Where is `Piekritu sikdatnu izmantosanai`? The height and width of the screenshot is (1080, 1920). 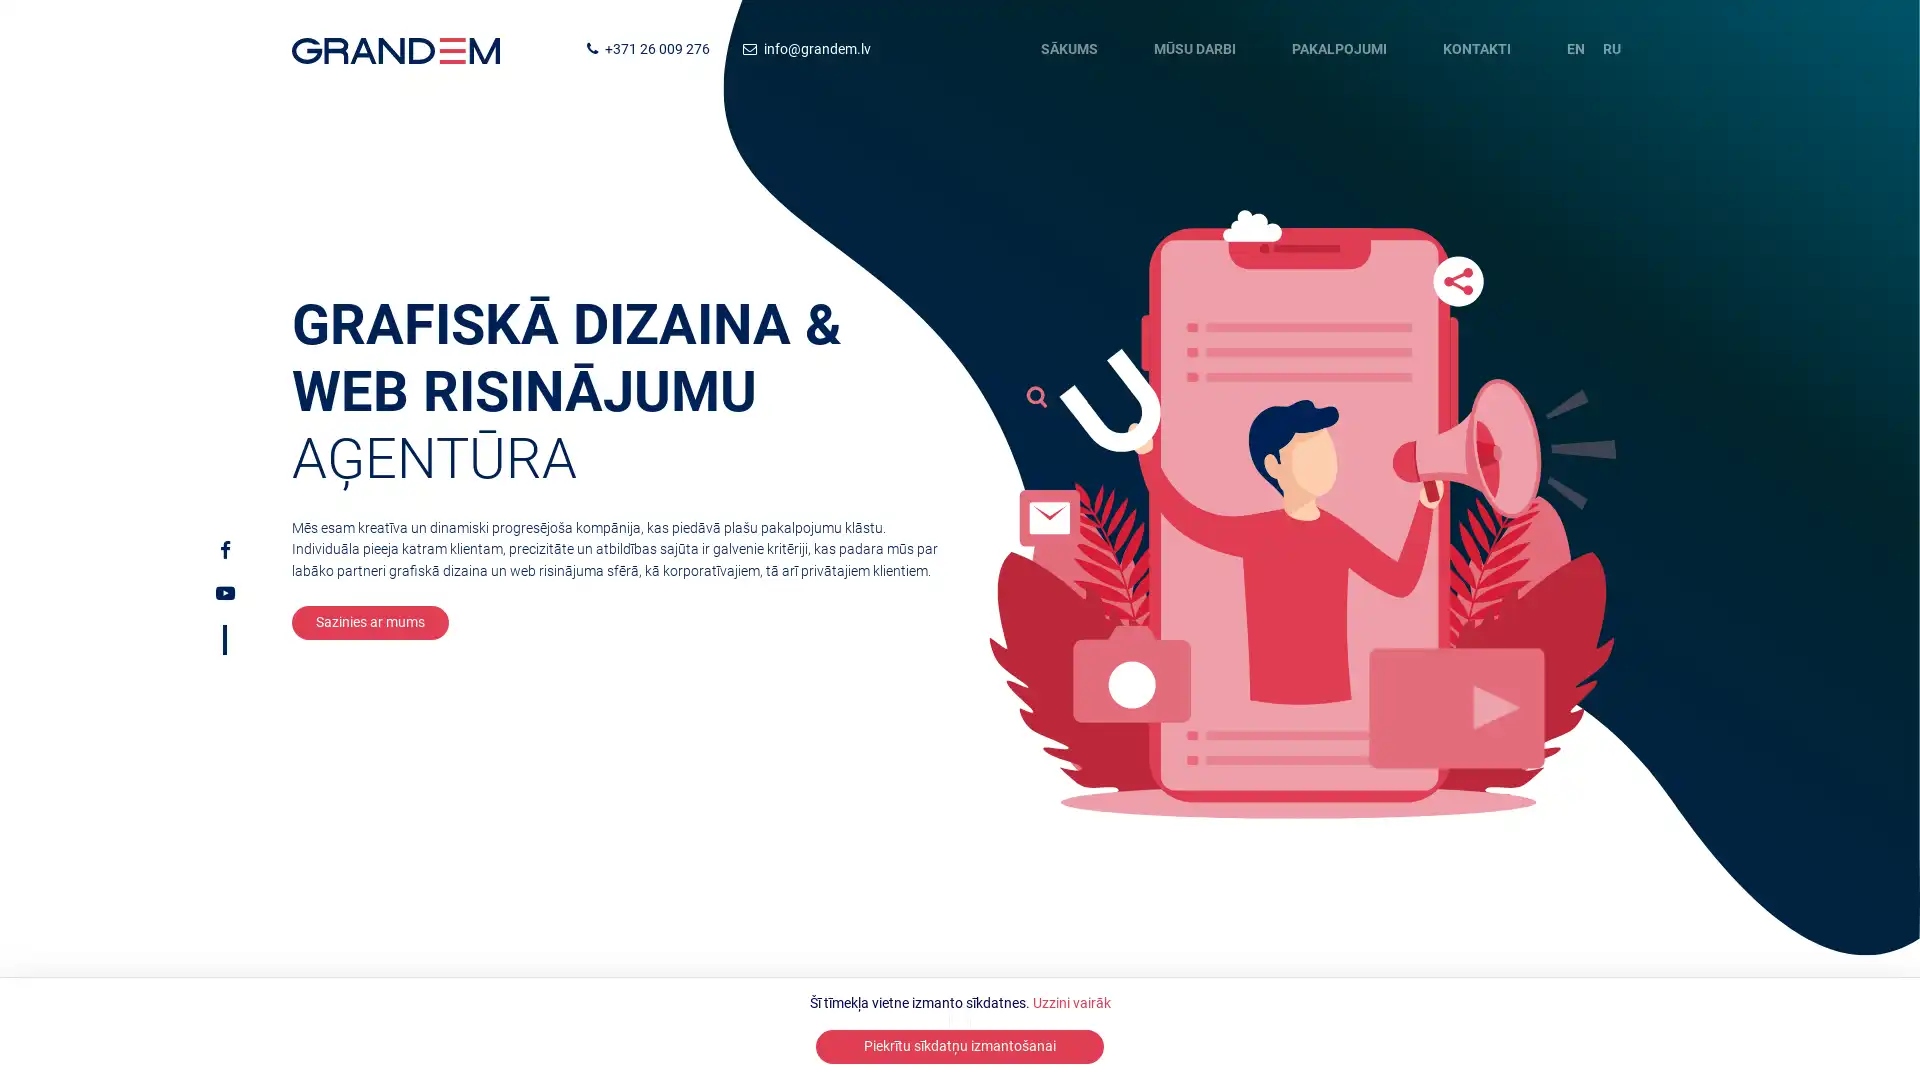
Piekritu sikdatnu izmantosanai is located at coordinates (960, 1045).